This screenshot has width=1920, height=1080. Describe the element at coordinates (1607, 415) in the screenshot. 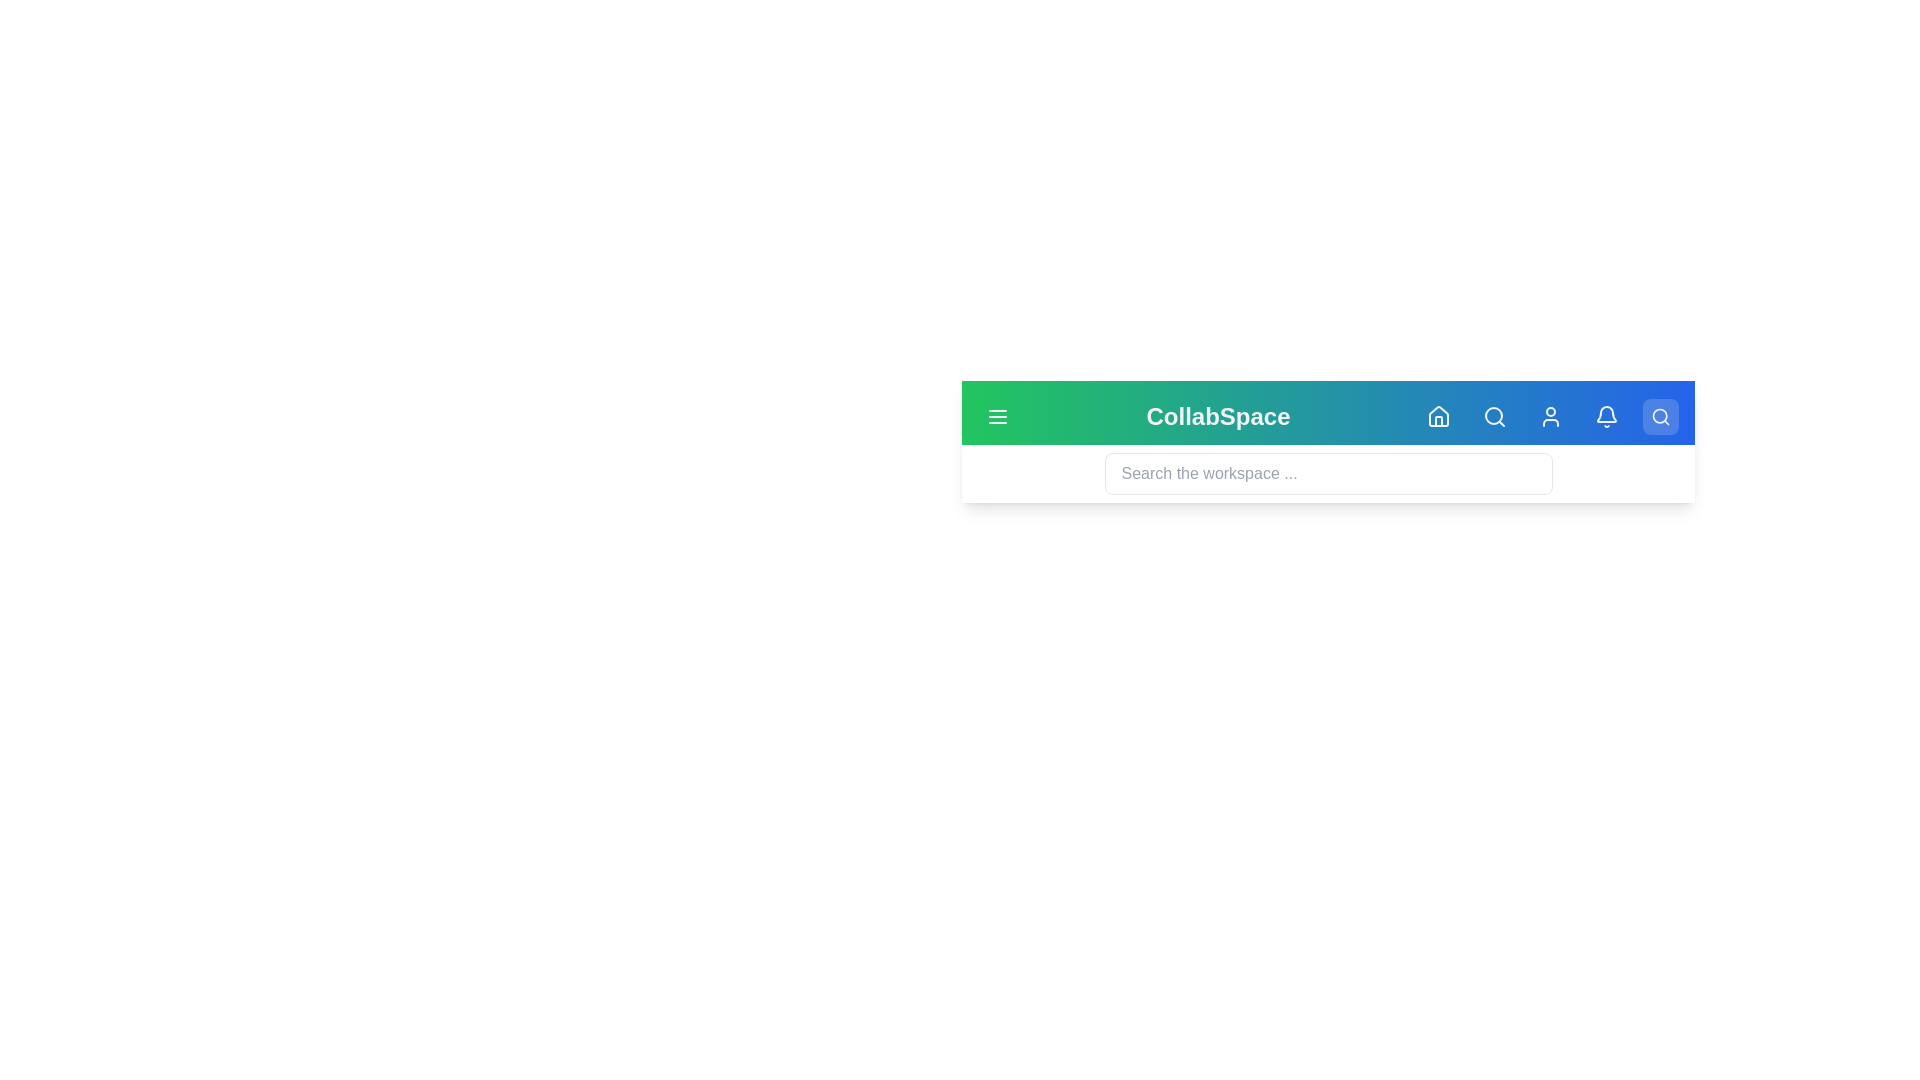

I see `the notifications icon to view notifications` at that location.